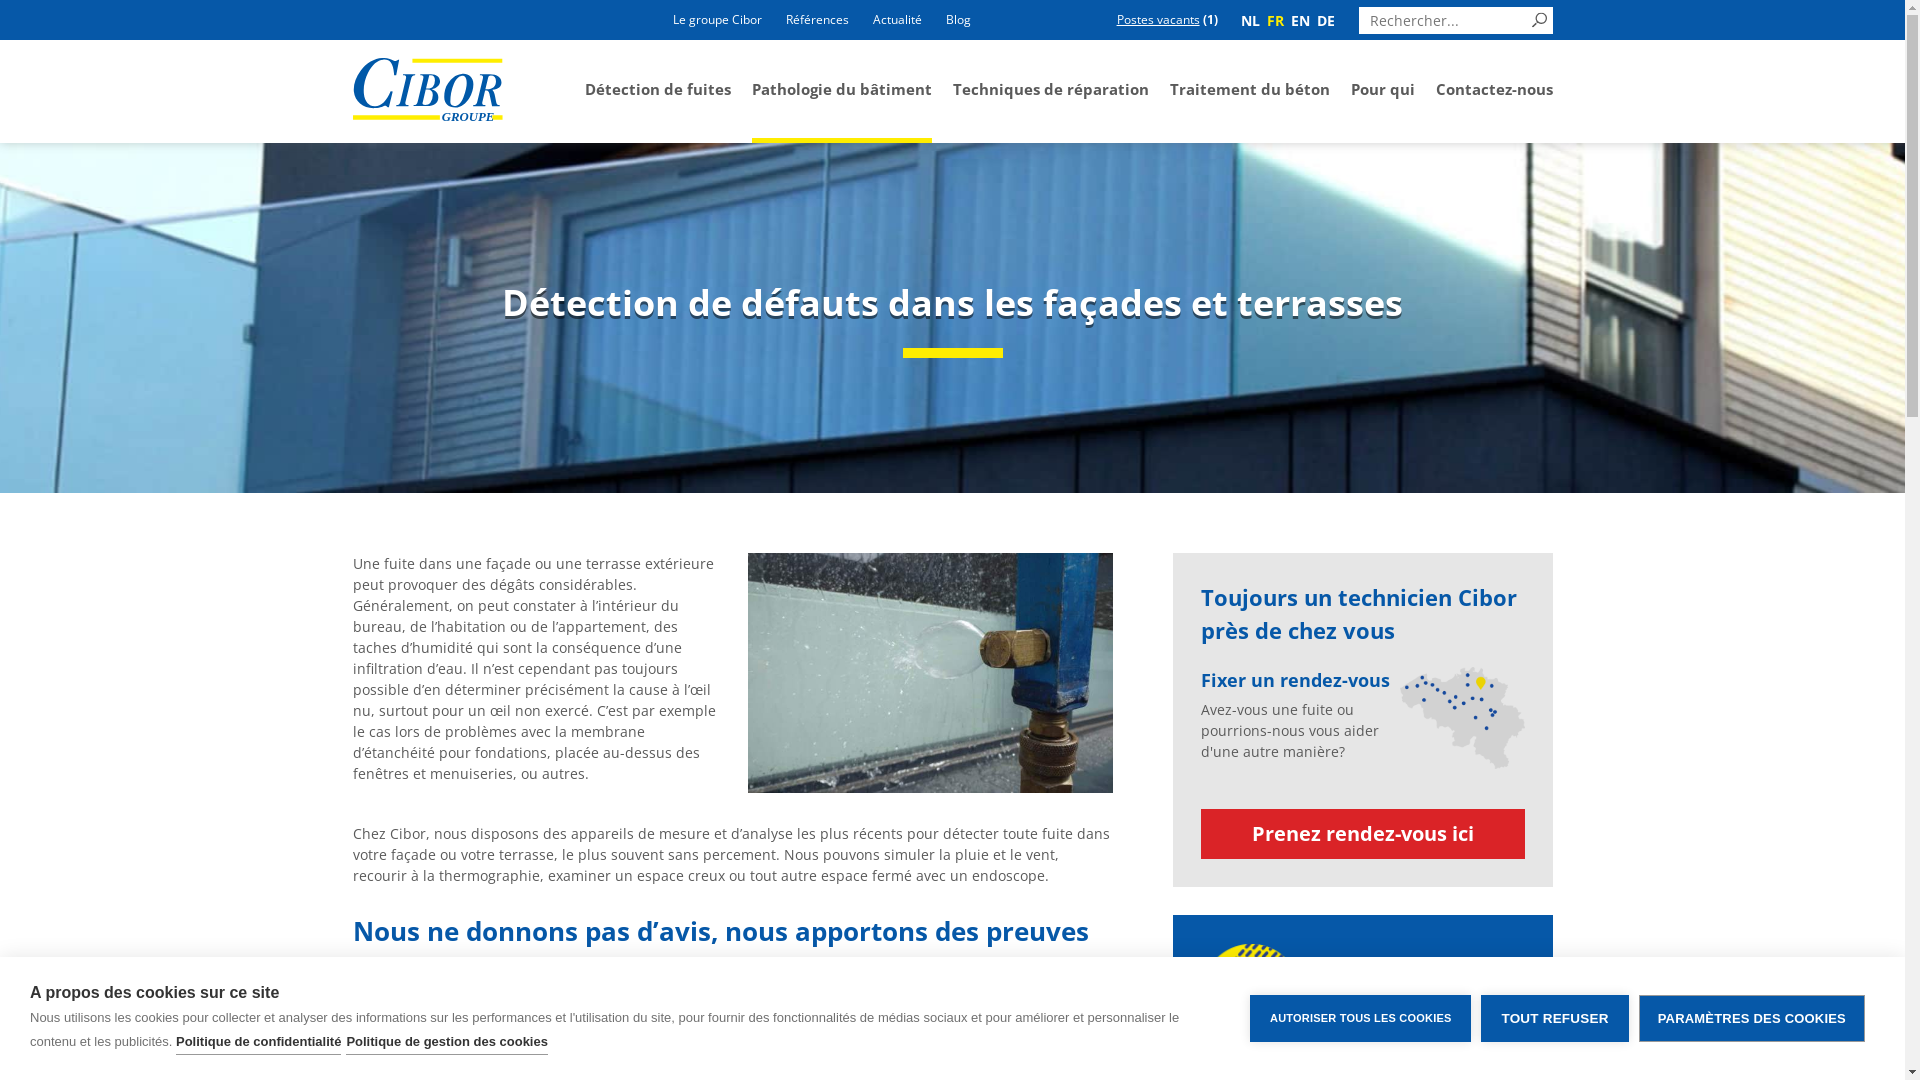 This screenshot has width=1920, height=1080. What do you see at coordinates (1481, 1018) in the screenshot?
I see `'TOUT REFUSER'` at bounding box center [1481, 1018].